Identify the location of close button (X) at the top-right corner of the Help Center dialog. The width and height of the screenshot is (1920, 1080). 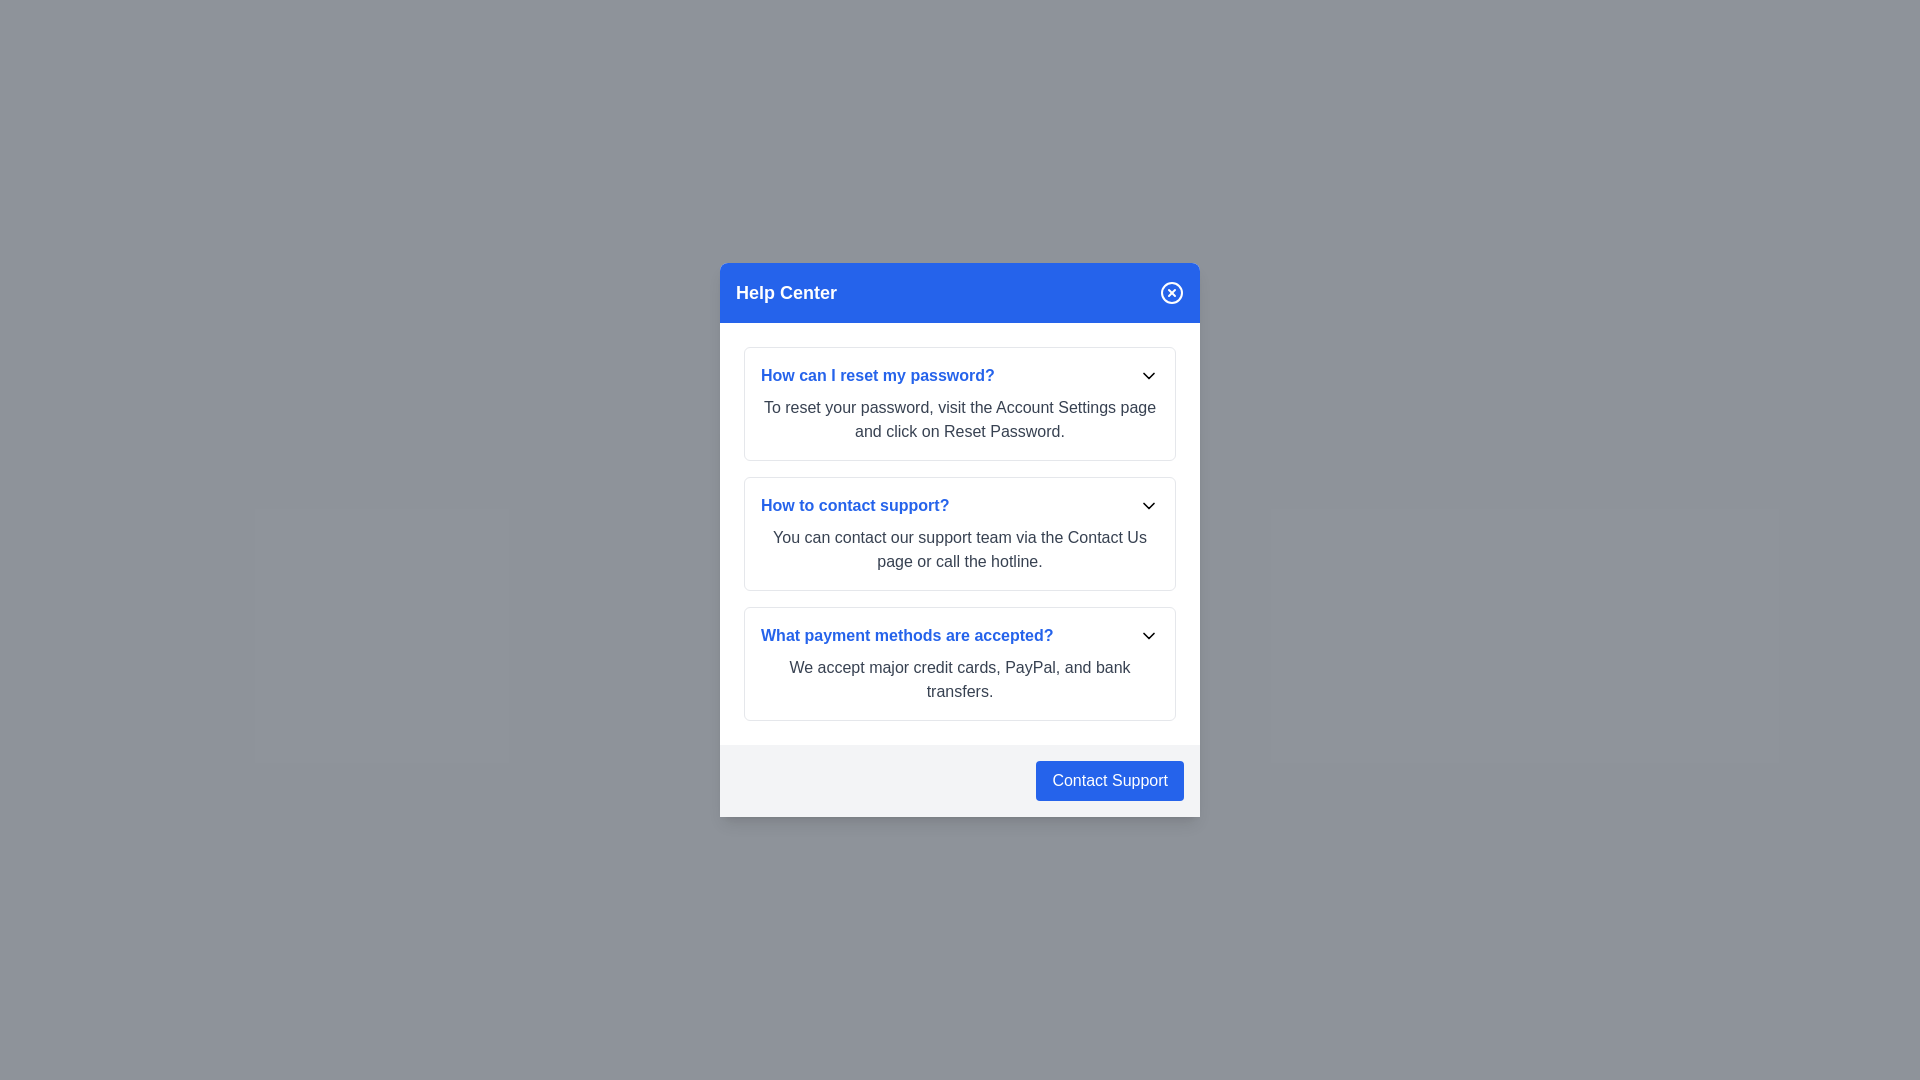
(1171, 293).